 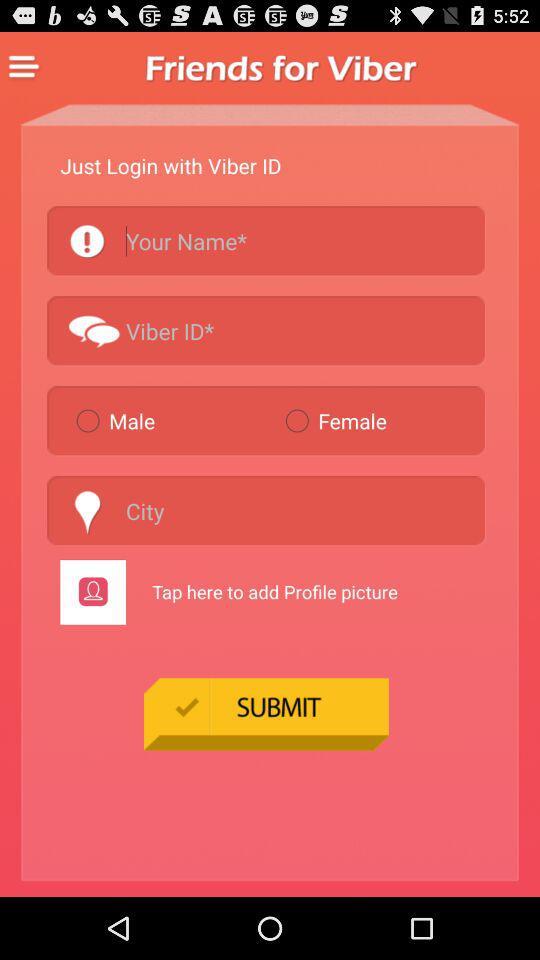 What do you see at coordinates (381, 419) in the screenshot?
I see `the icon next to male item` at bounding box center [381, 419].